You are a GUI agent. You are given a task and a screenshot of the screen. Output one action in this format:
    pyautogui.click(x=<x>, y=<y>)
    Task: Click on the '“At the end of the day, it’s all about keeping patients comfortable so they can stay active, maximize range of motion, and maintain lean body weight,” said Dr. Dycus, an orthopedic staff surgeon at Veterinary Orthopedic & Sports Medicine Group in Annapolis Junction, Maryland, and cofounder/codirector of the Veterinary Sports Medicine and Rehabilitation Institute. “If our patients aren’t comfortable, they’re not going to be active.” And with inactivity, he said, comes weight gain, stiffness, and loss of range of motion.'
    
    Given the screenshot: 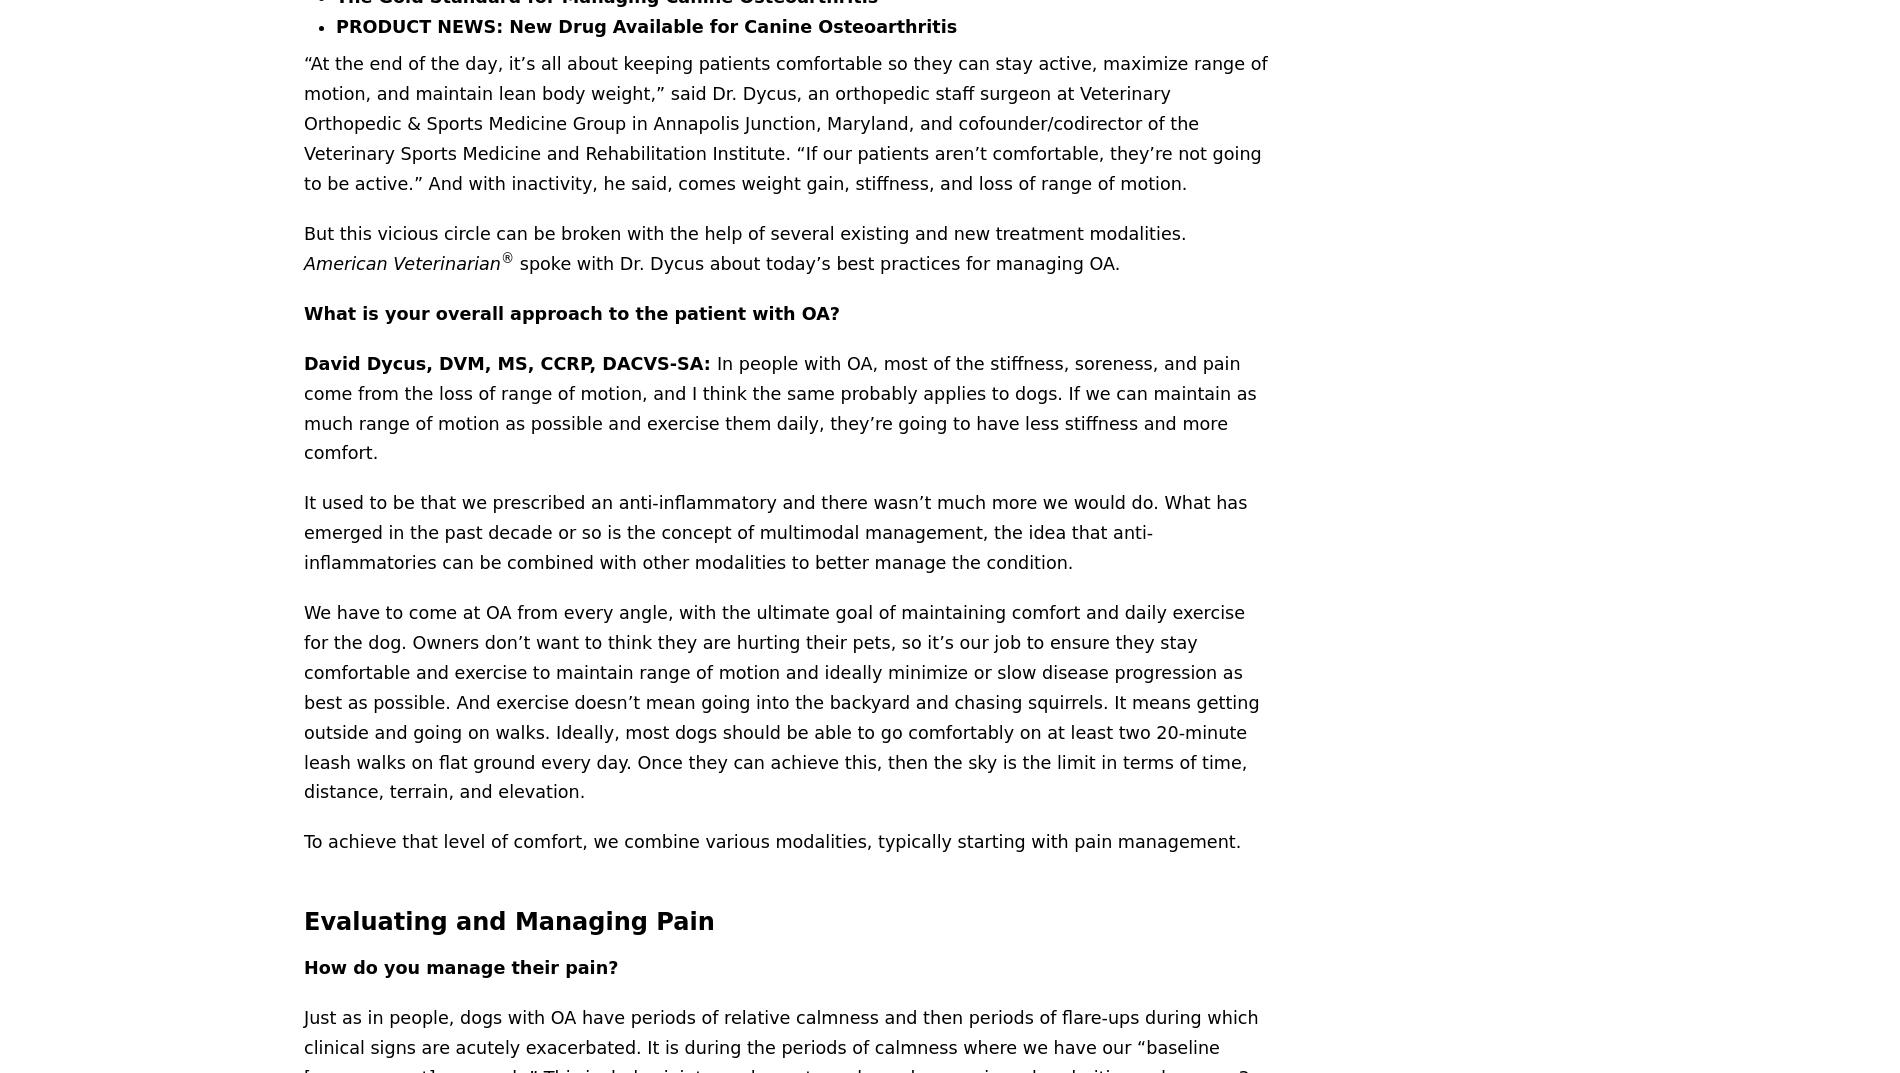 What is the action you would take?
    pyautogui.click(x=784, y=123)
    